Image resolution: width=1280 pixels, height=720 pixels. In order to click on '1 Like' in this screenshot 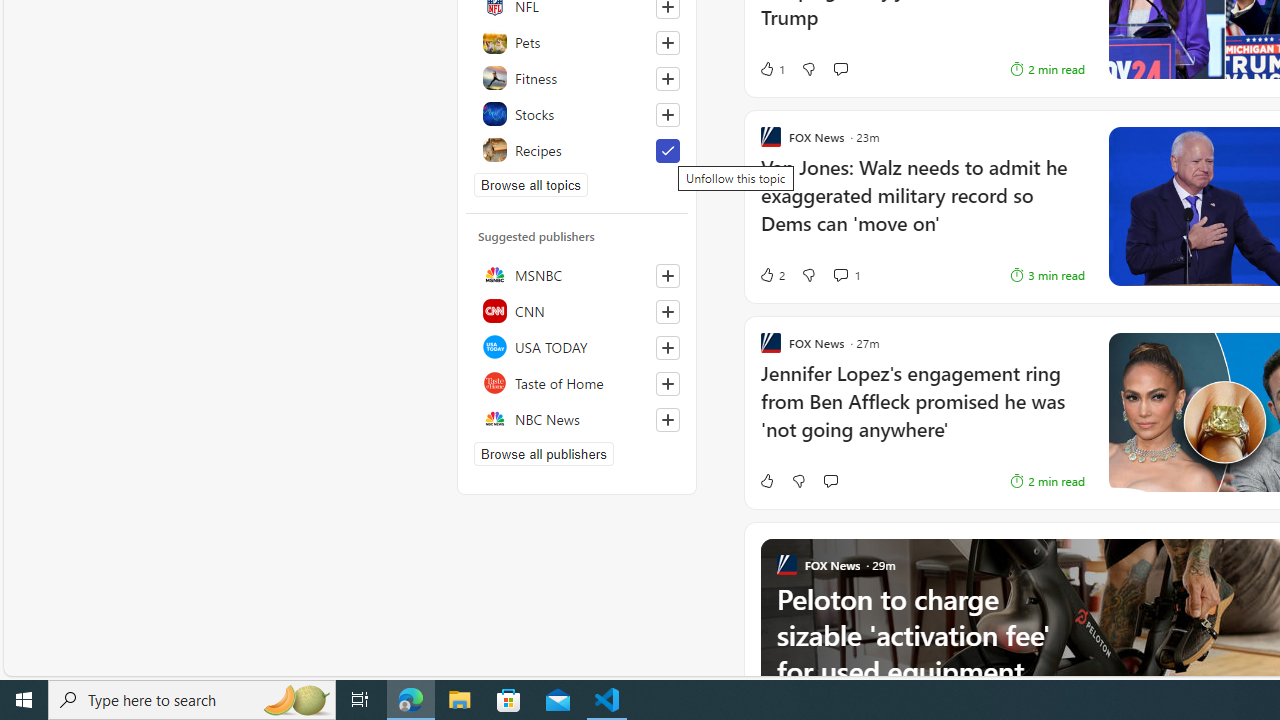, I will do `click(770, 67)`.